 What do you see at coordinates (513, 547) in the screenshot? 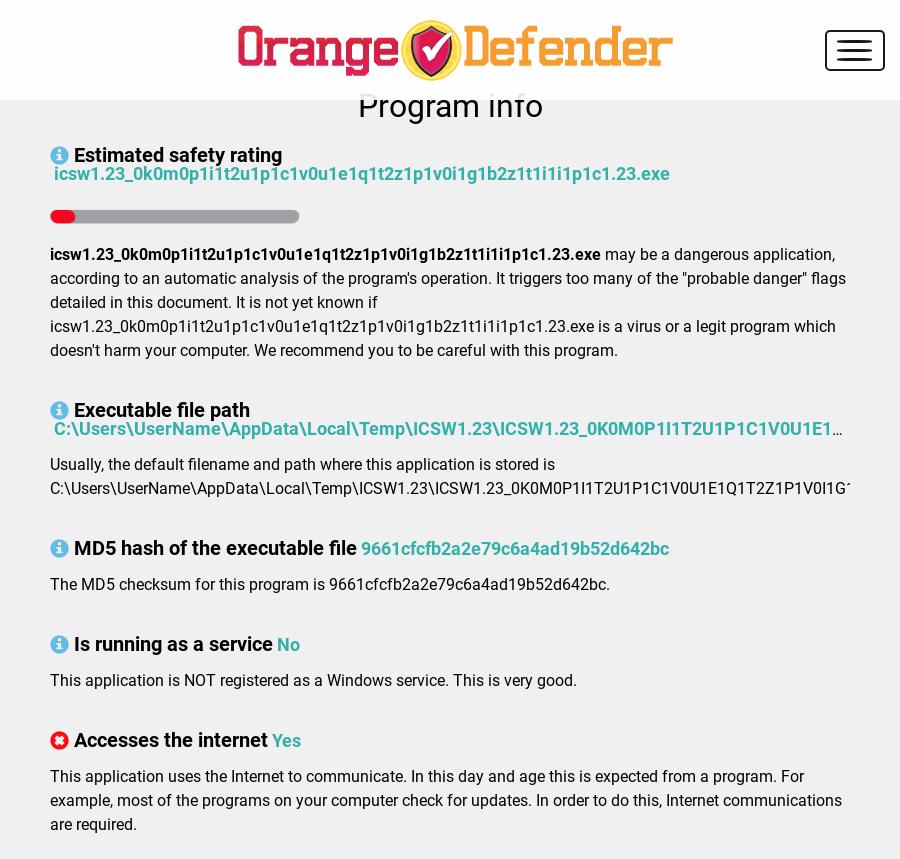
I see `'9661cfcfb2a2e79c6a4ad19b52d642bc'` at bounding box center [513, 547].